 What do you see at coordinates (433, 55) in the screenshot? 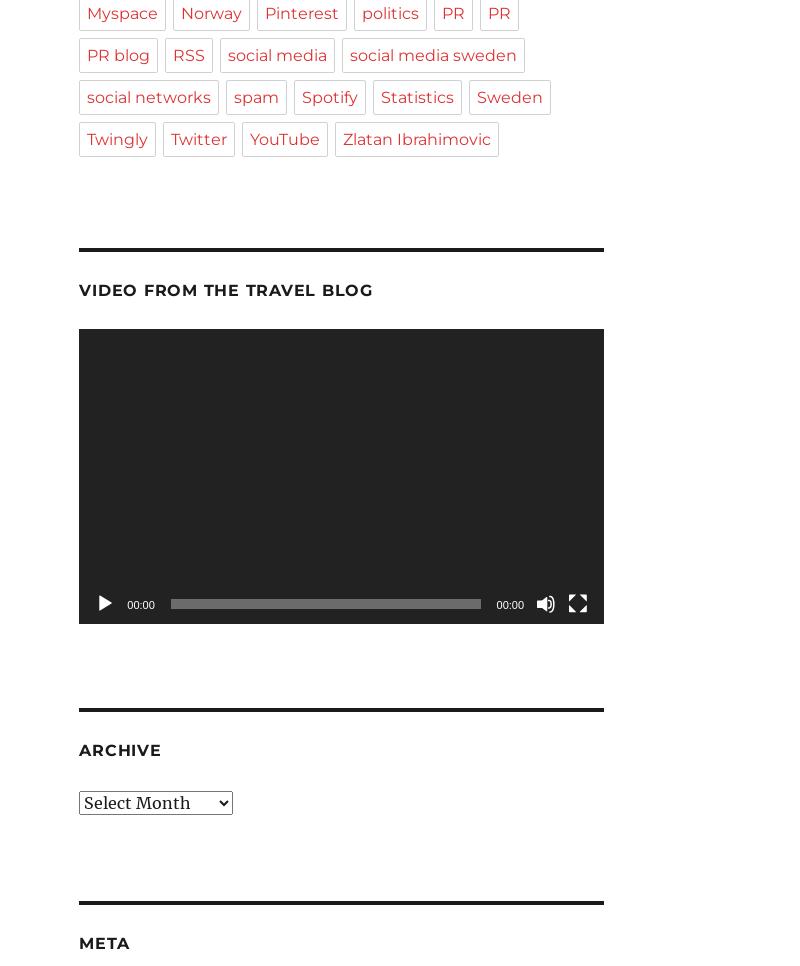
I see `'social media sweden'` at bounding box center [433, 55].